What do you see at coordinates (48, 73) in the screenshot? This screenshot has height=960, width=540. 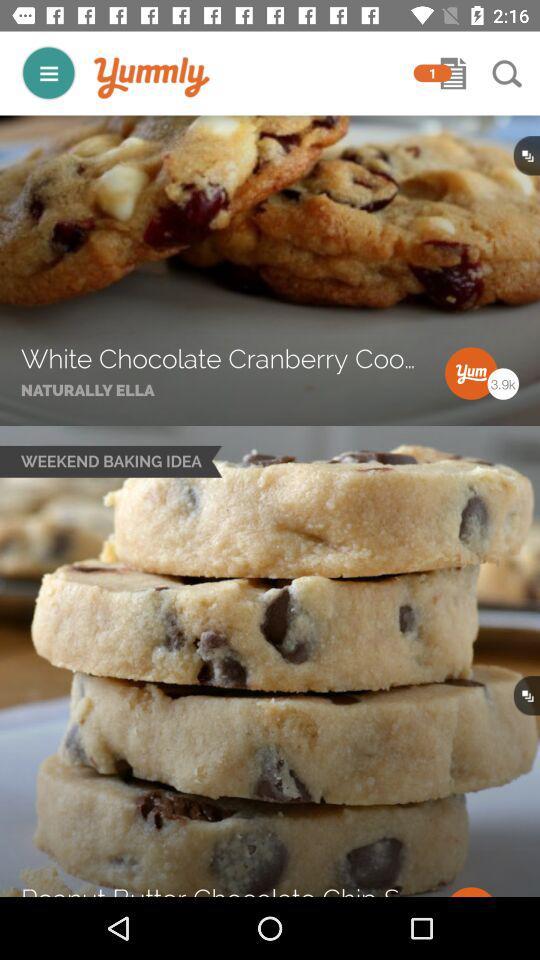 I see `open main menu` at bounding box center [48, 73].